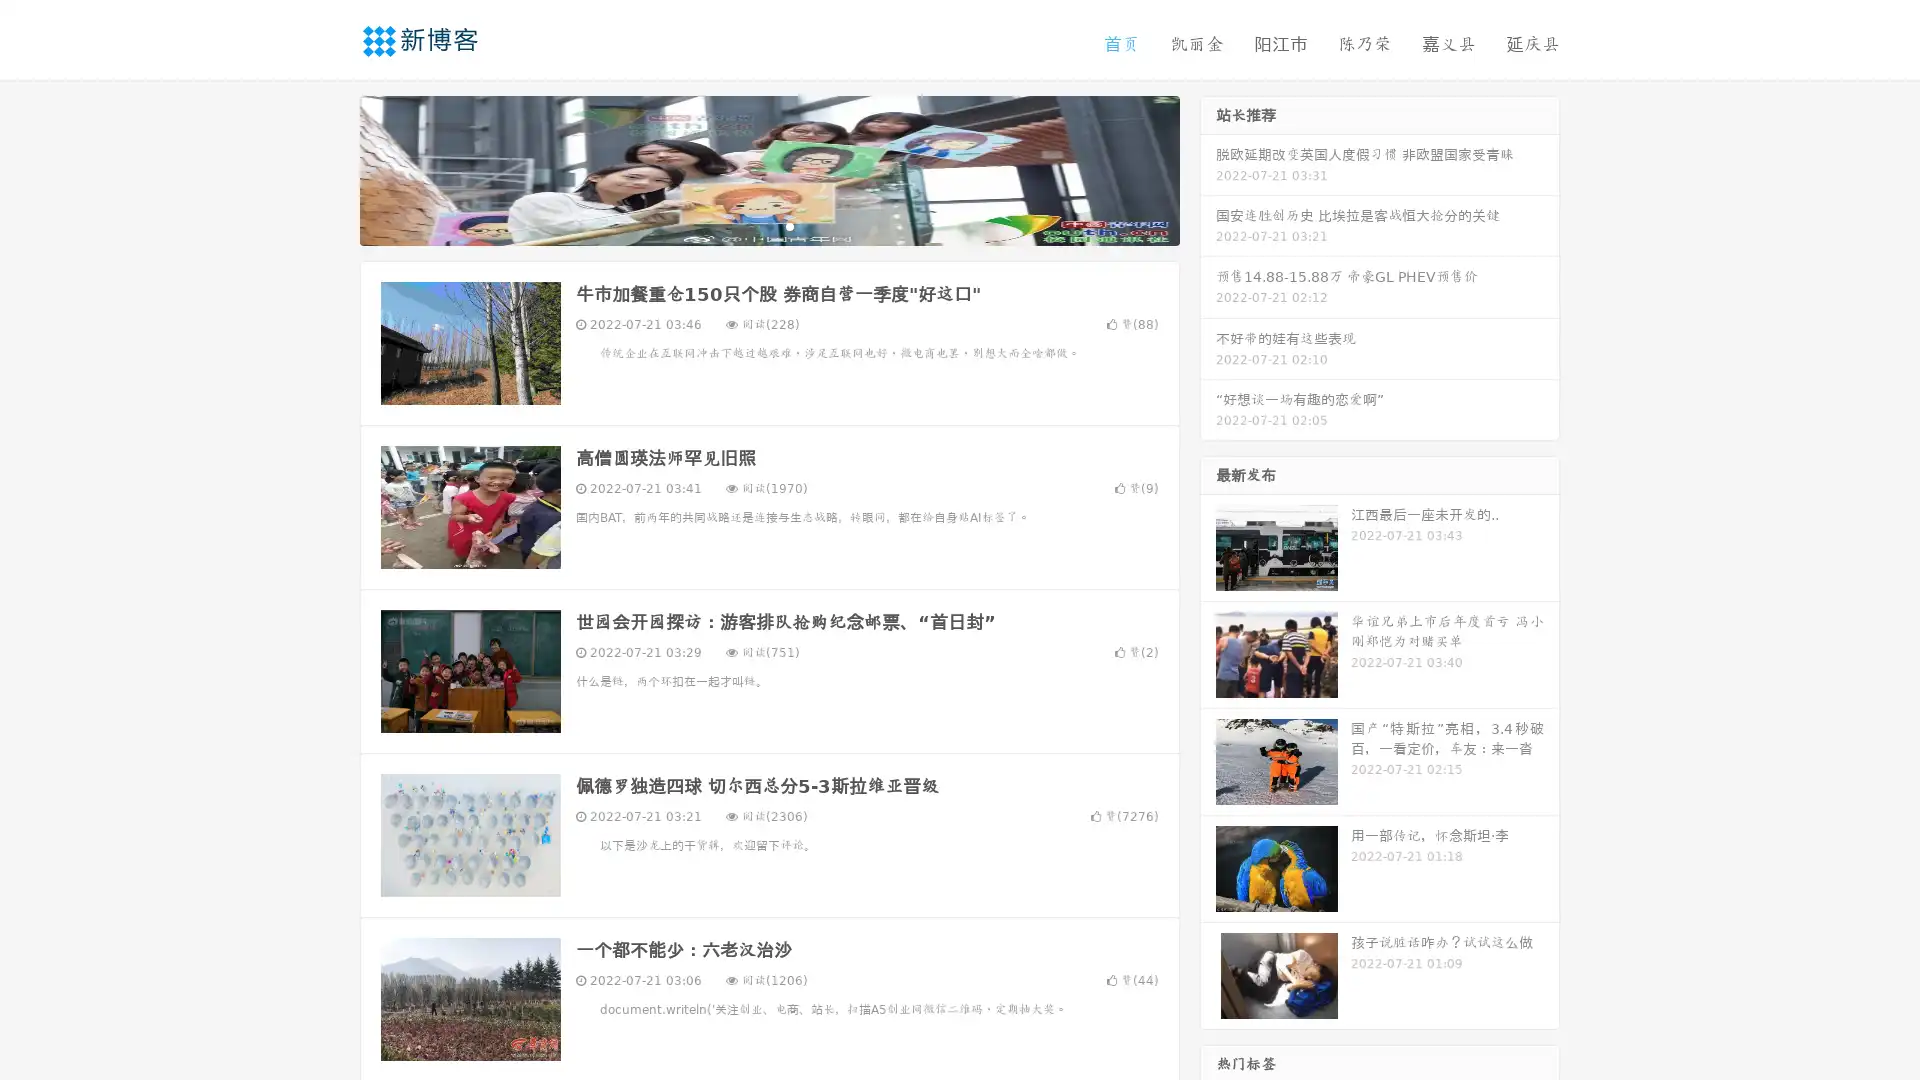 The image size is (1920, 1080). I want to click on Go to slide 3, so click(789, 225).